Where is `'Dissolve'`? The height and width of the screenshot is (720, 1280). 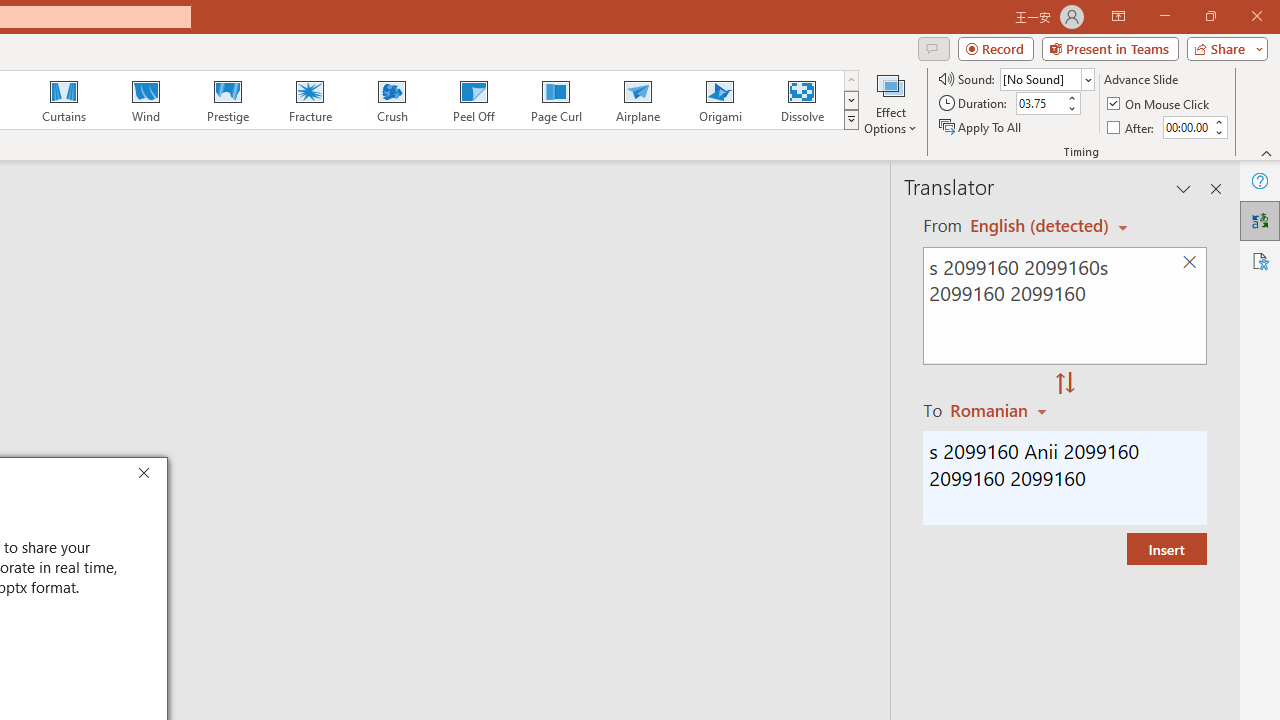 'Dissolve' is located at coordinates (802, 100).